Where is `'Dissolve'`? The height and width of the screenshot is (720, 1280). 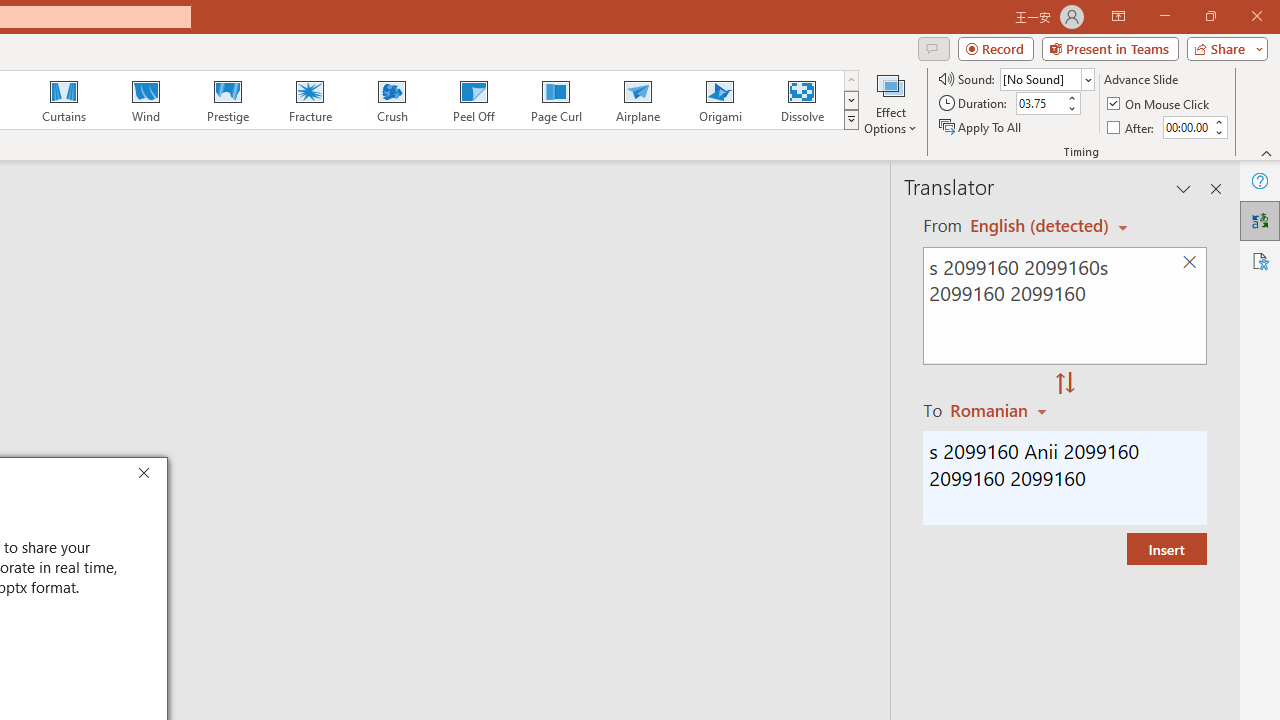 'Dissolve' is located at coordinates (802, 100).